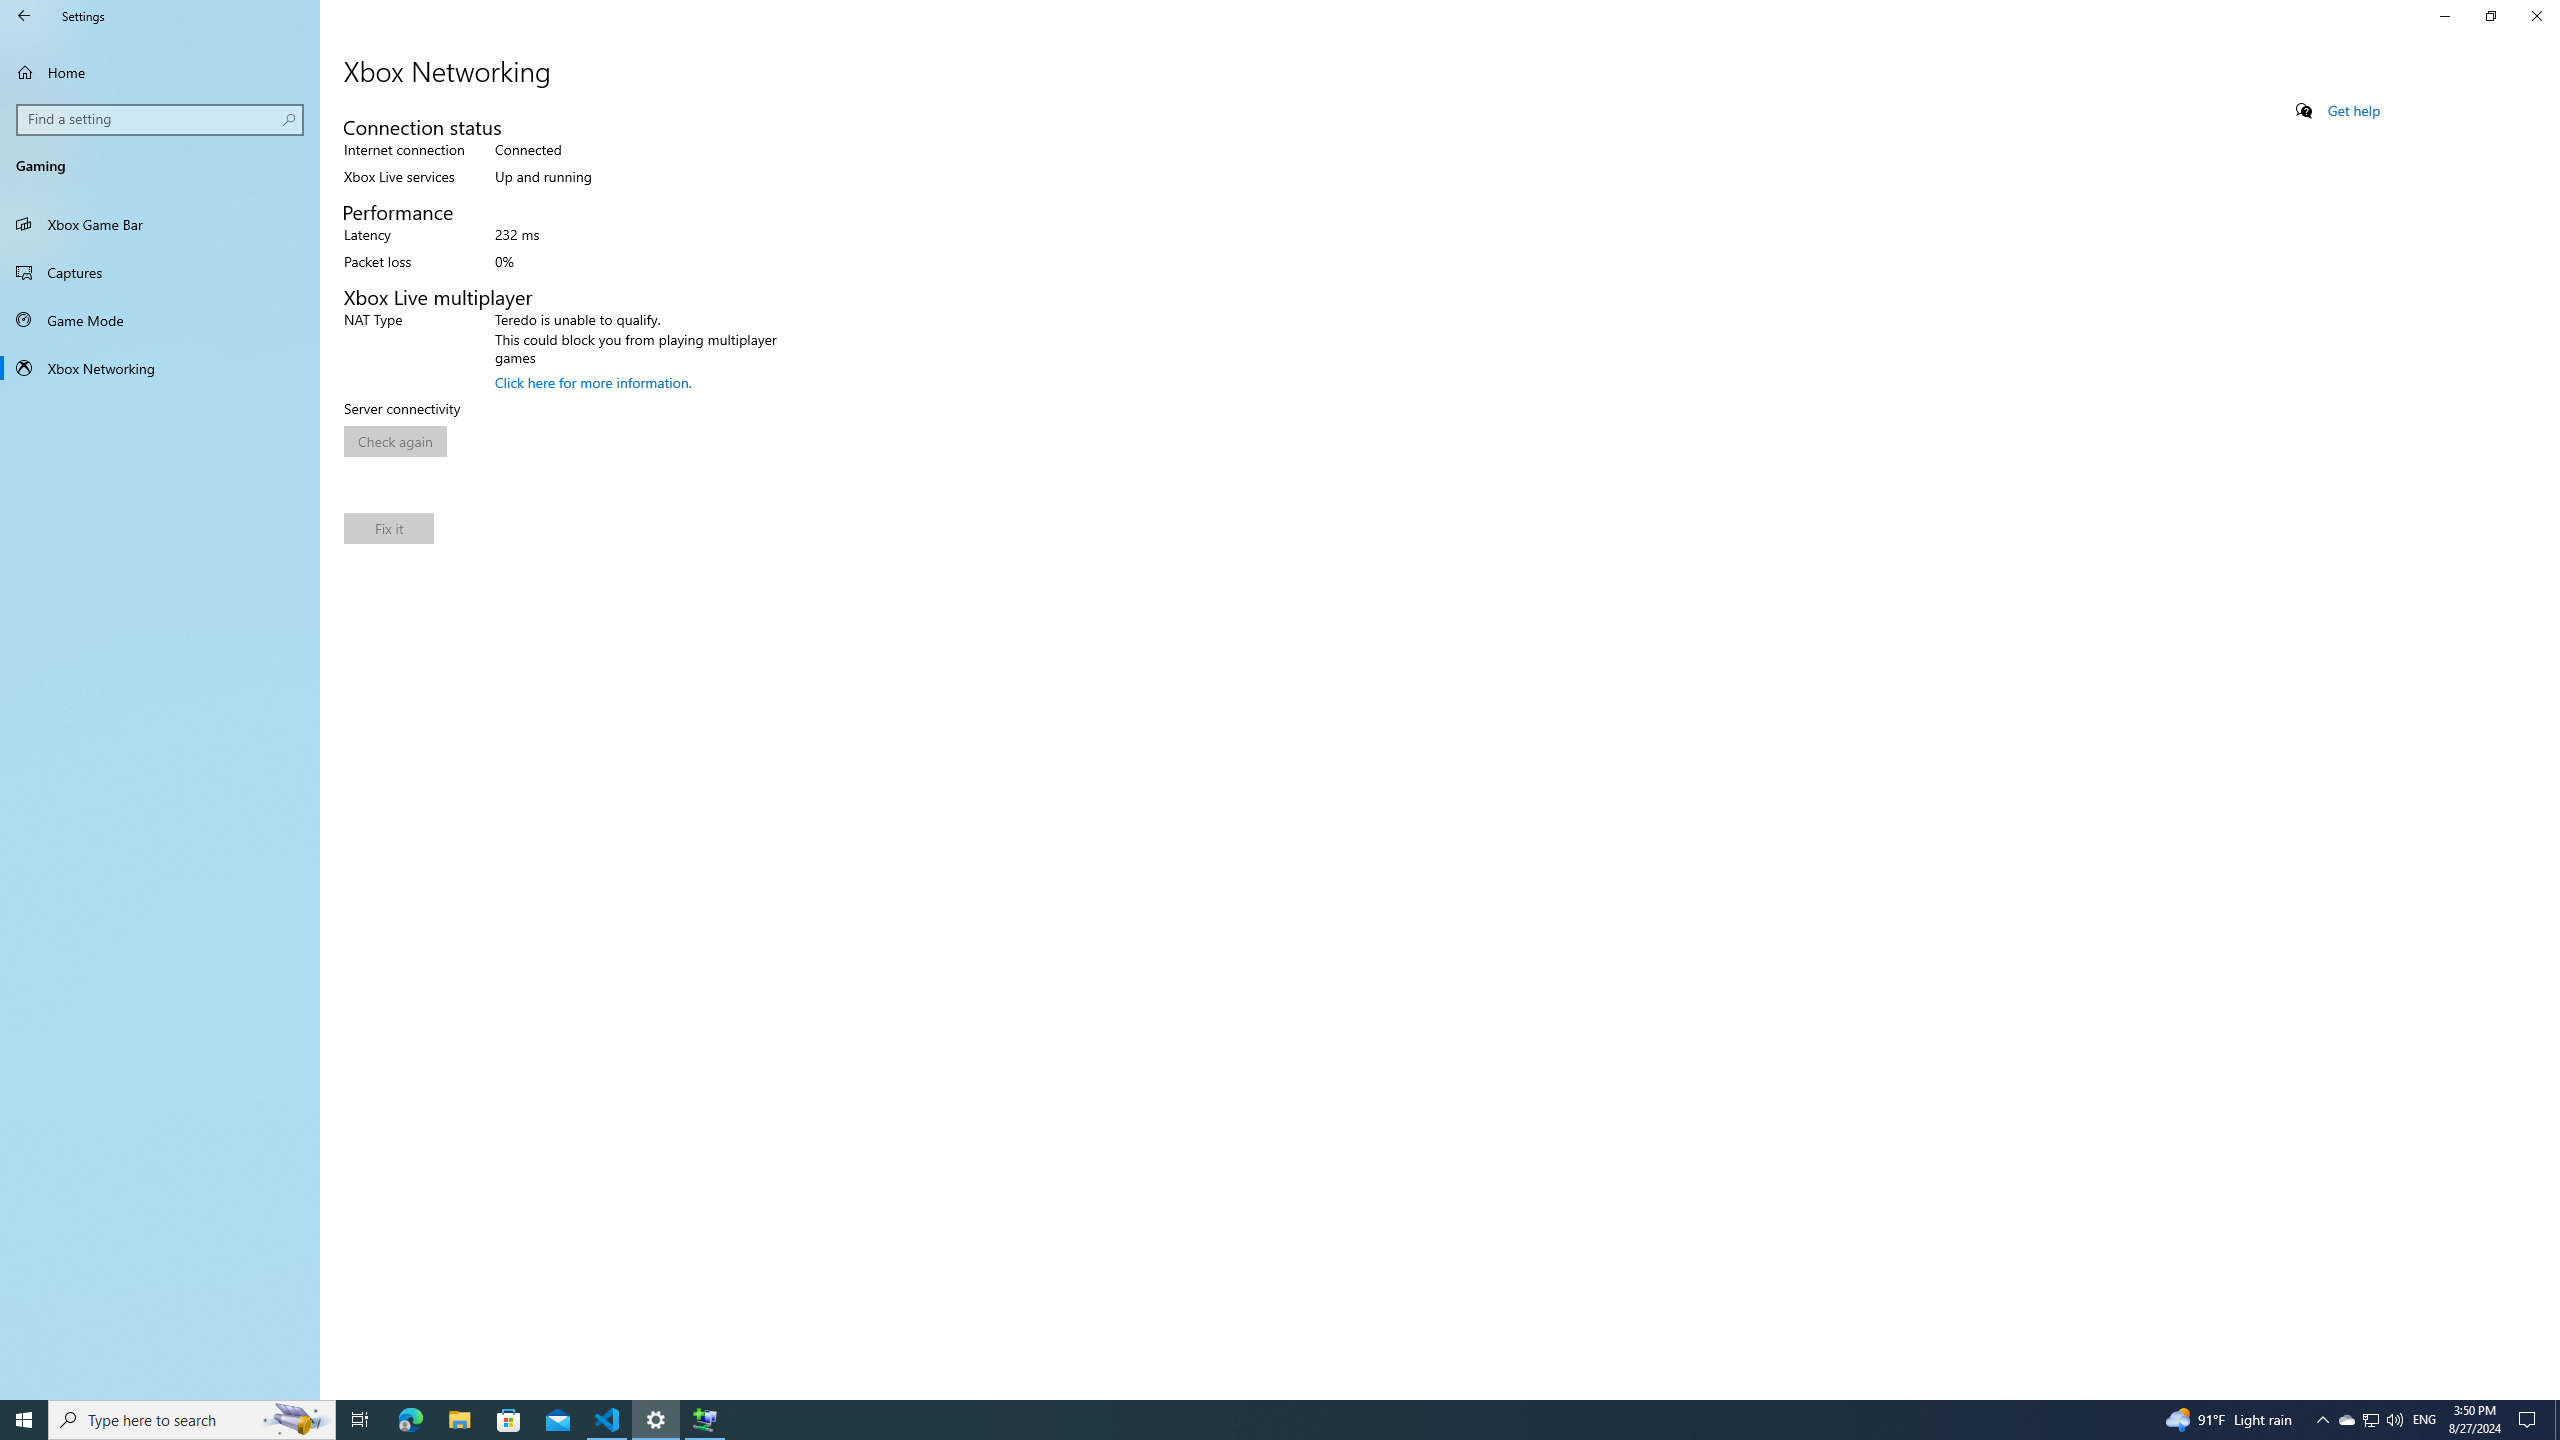 This screenshot has height=1440, width=2560. Describe the element at coordinates (2556, 1418) in the screenshot. I see `'Show desktop'` at that location.